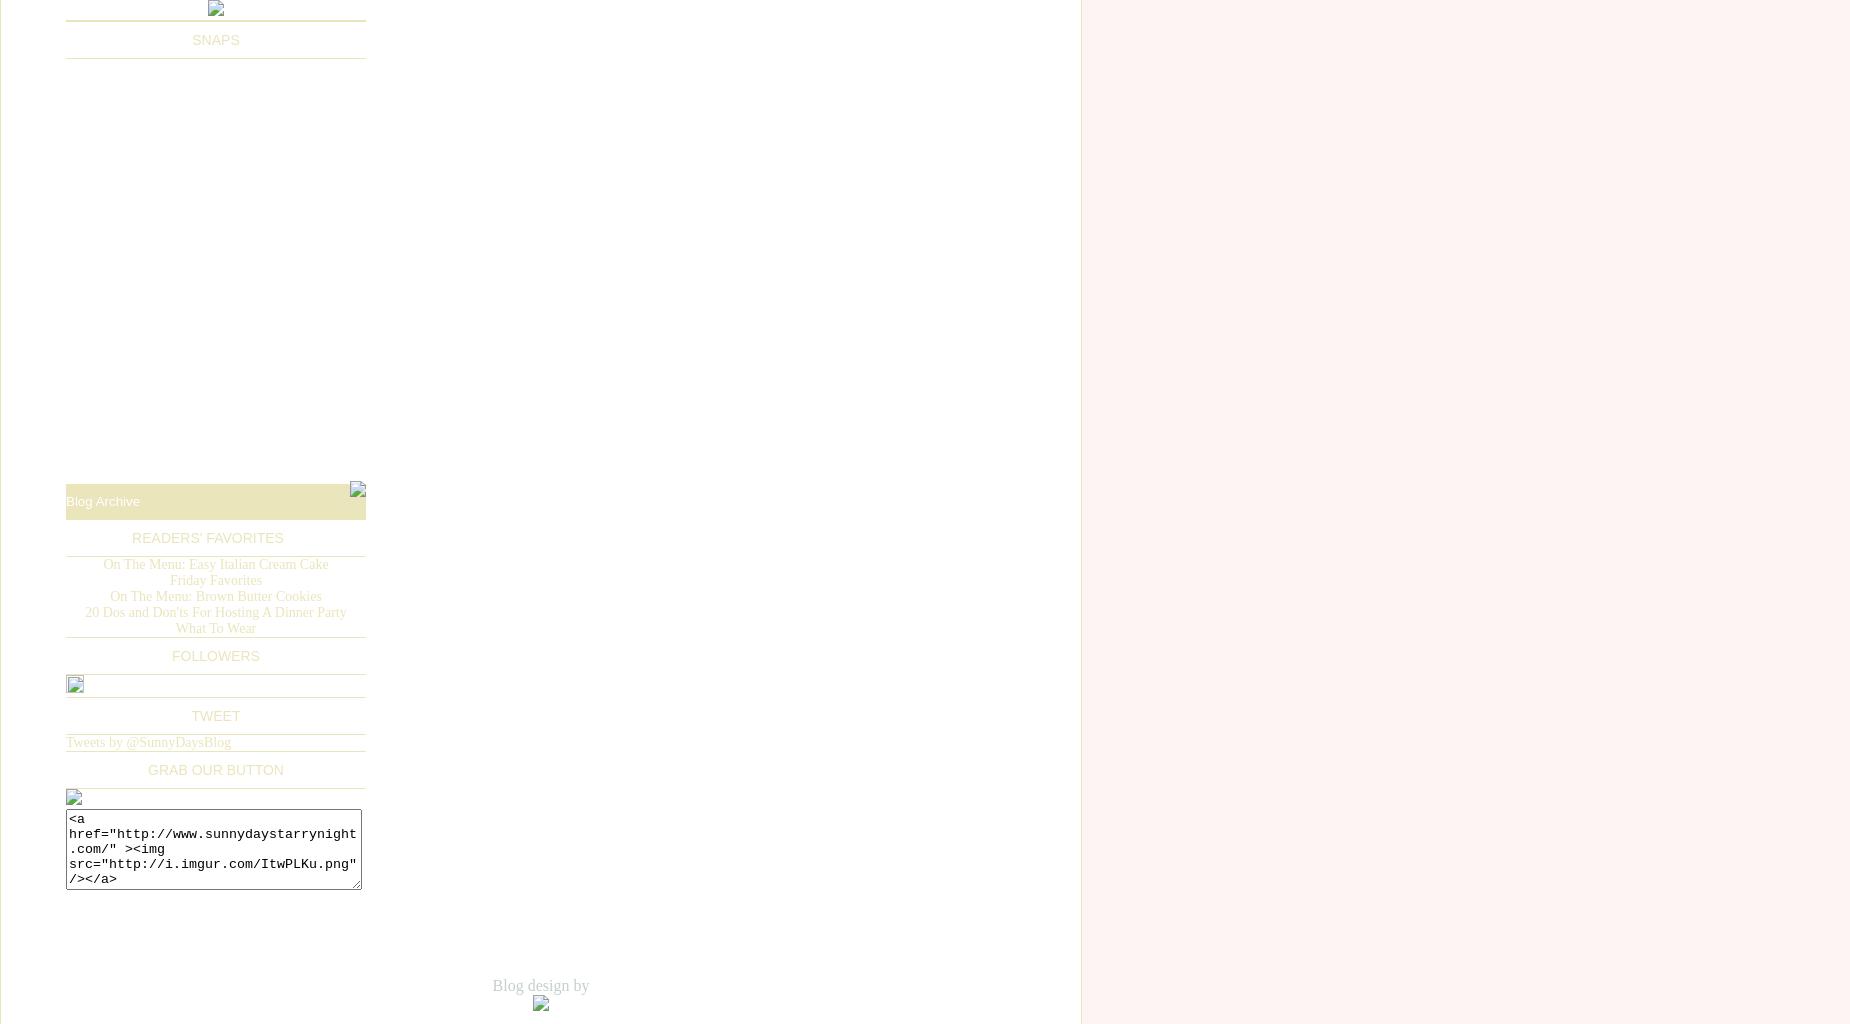  I want to click on '20 Dos and Don'ts For Hosting A Dinner Party', so click(214, 611).